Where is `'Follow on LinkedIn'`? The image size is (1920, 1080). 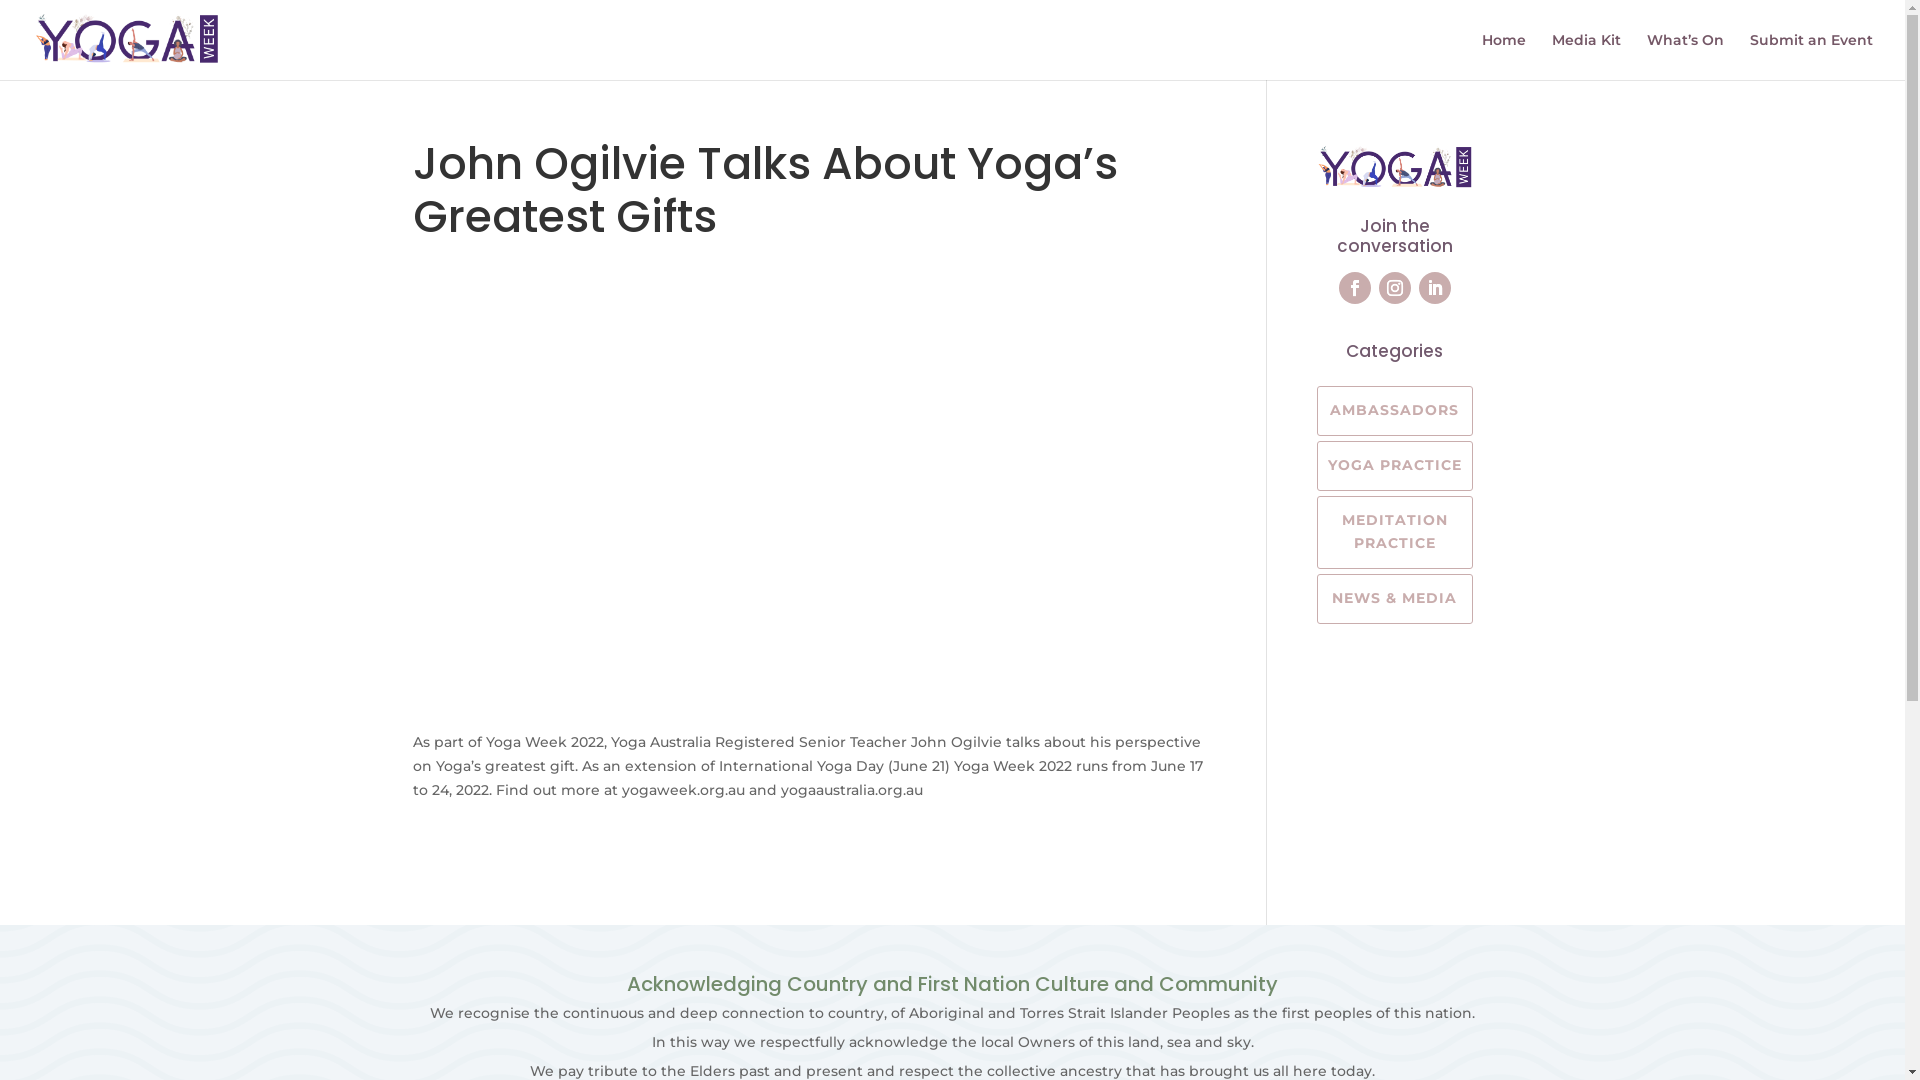
'Follow on LinkedIn' is located at coordinates (1418, 288).